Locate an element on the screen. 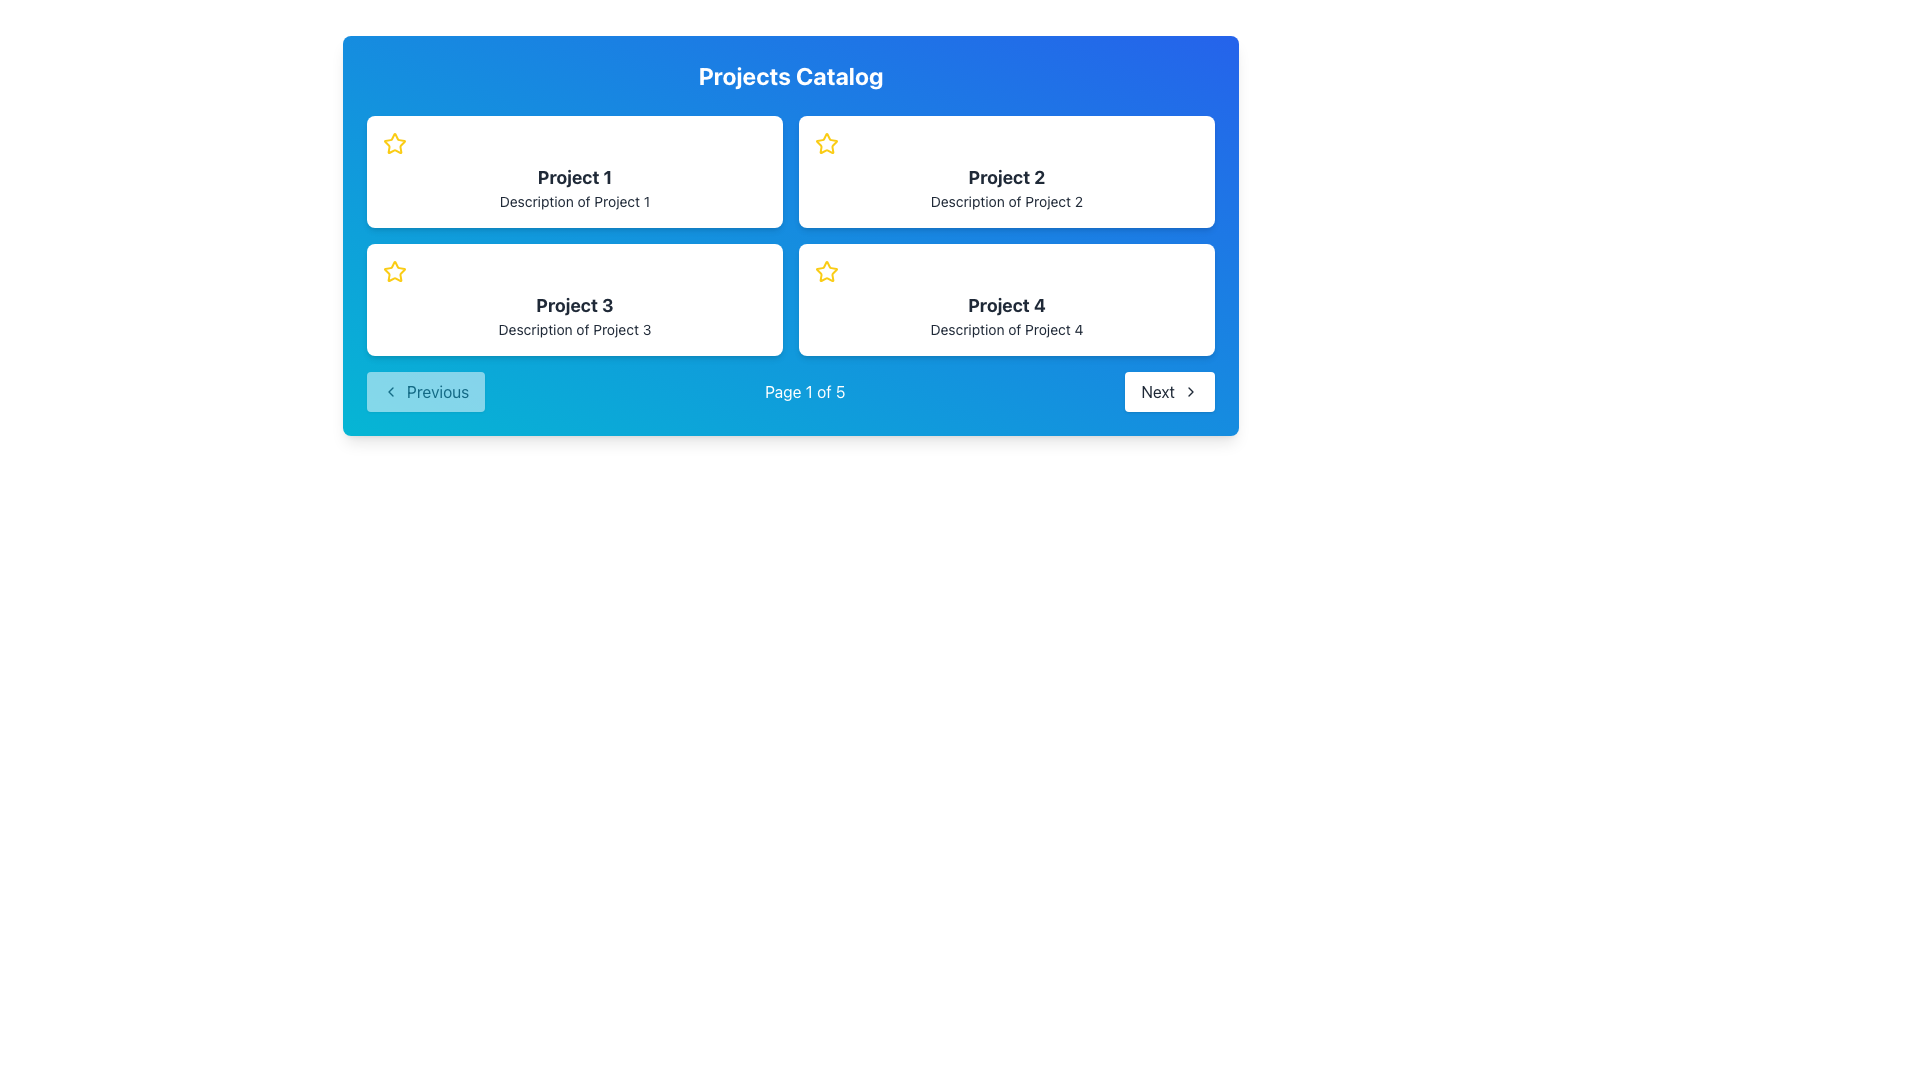  the text label providing a description for Project 4, located beneath the header 'Project 4' in the fourth card of the grid layout is located at coordinates (1007, 329).